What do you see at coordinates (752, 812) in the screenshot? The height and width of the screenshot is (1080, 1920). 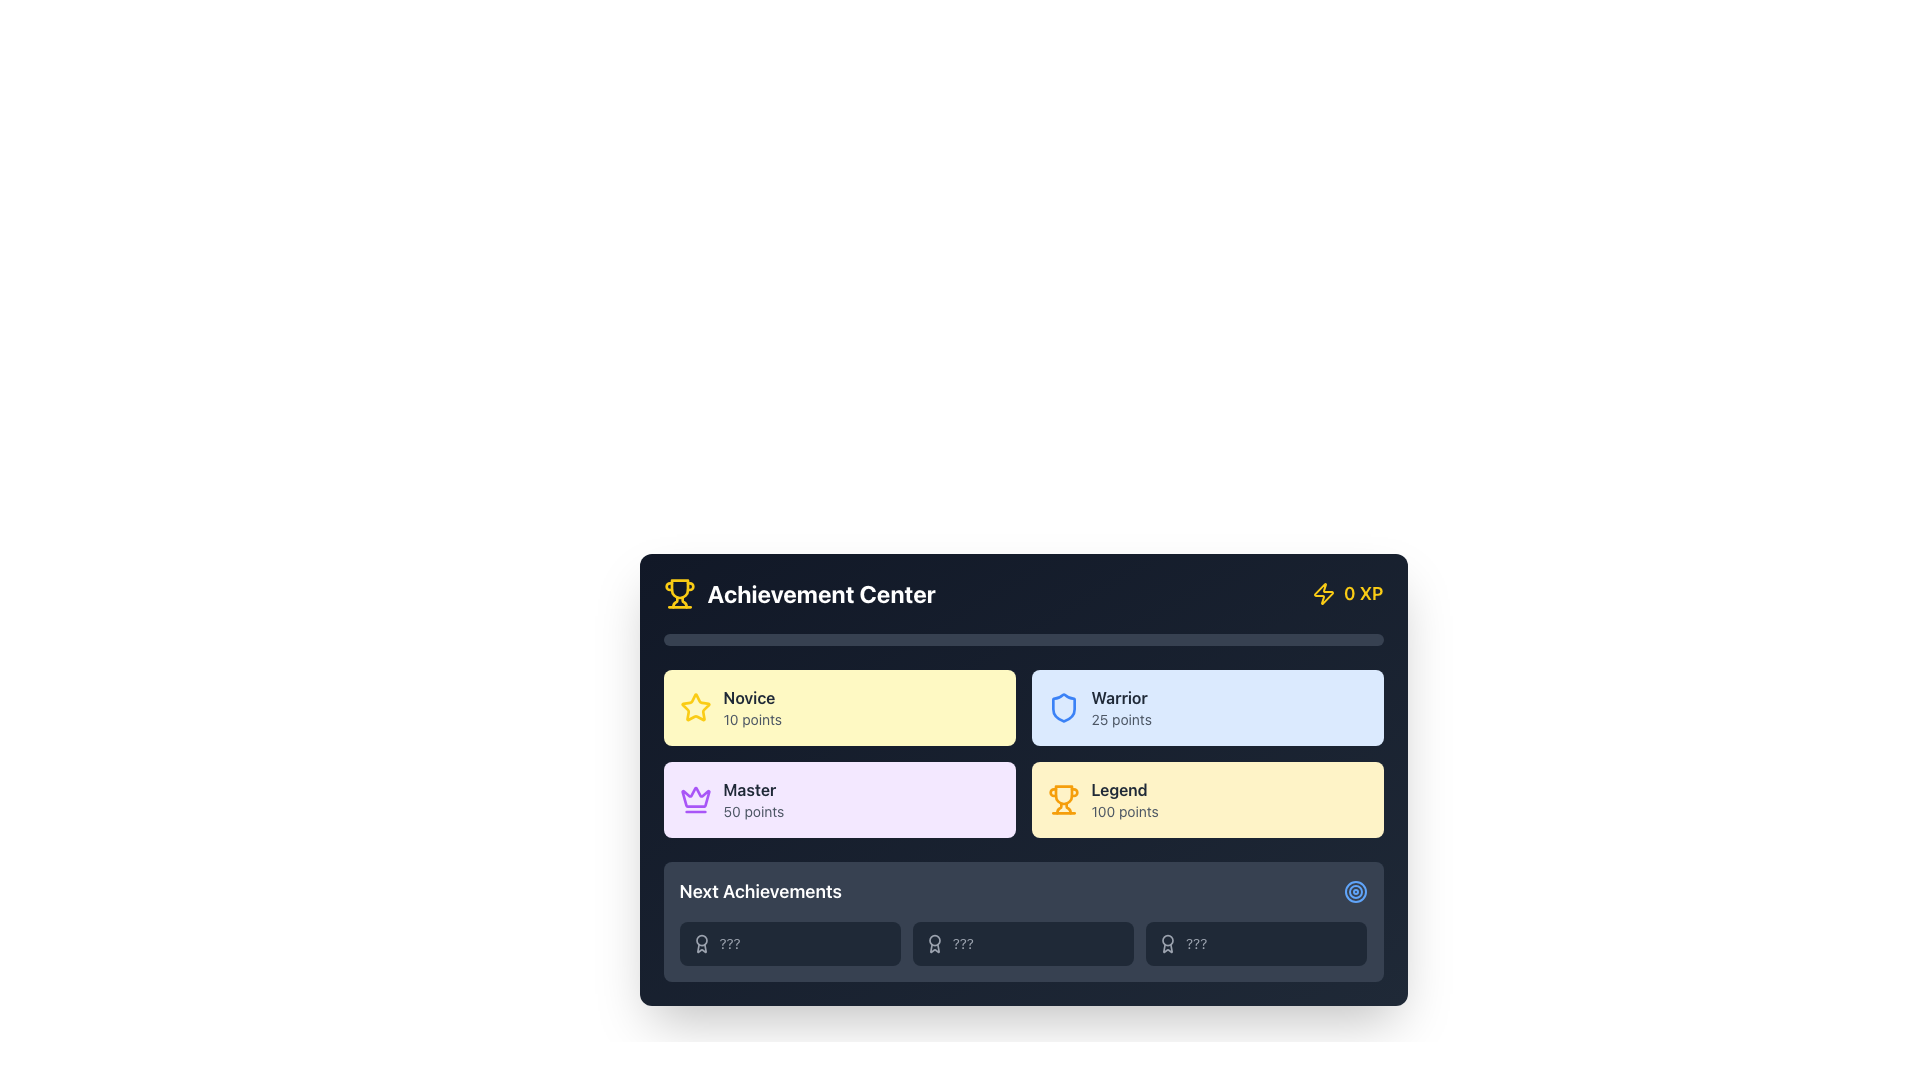 I see `the text label displaying '50 points' located within the purple section labeled 'Master' in the bottom-left quadrant of the achievement levels grid` at bounding box center [752, 812].